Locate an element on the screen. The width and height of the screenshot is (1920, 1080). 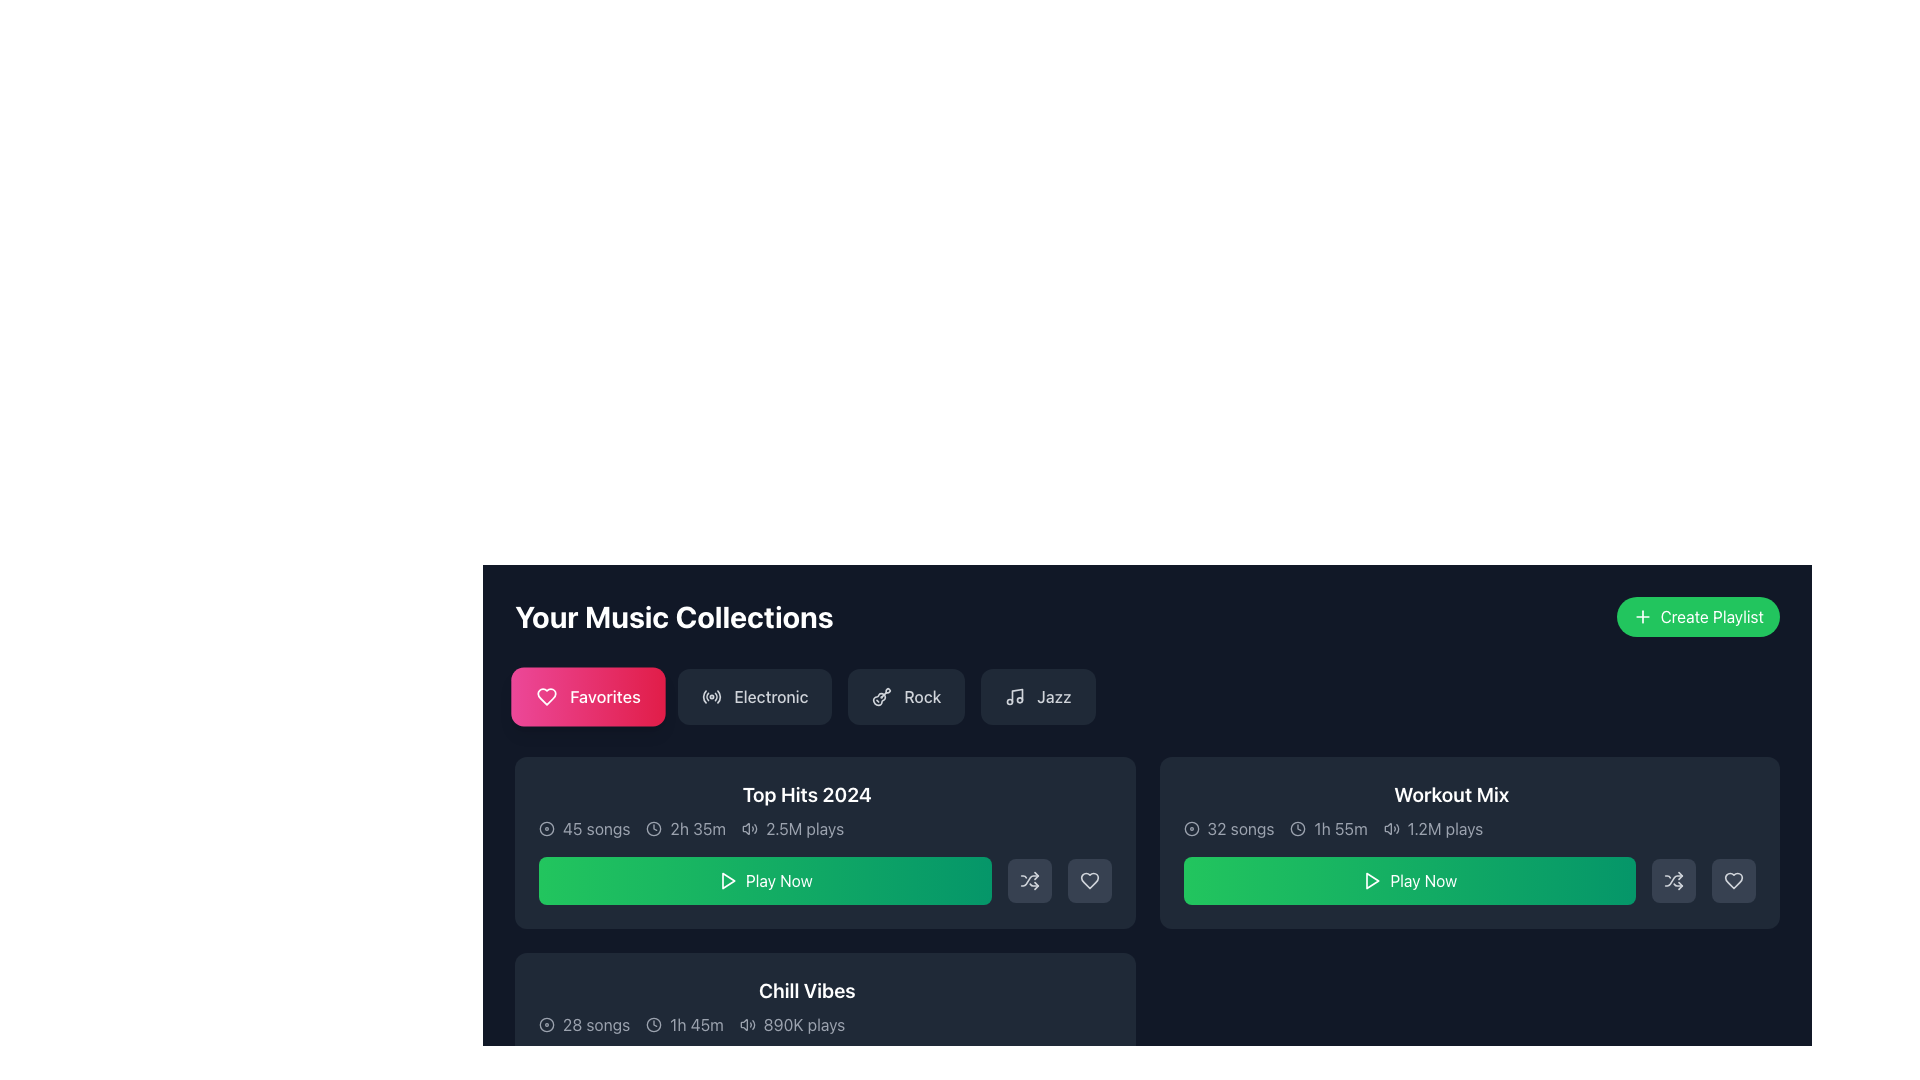
metadata information about the 'Workout Mix' playlist, which includes the number of songs, total duration, and total plays, located below the title 'Workout Mix' and above the 'Play Now' button is located at coordinates (1451, 829).